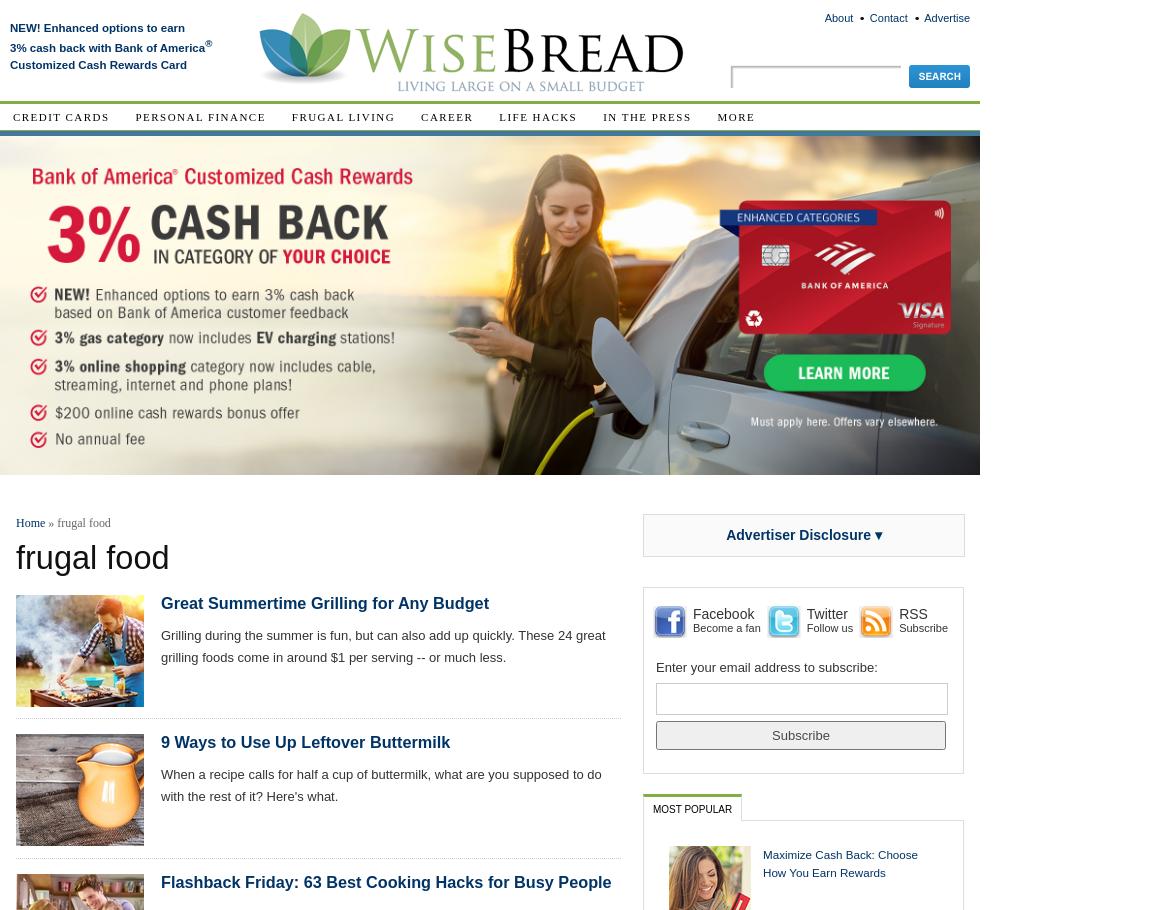  I want to click on 'Enter your email address to subscribe:', so click(765, 666).